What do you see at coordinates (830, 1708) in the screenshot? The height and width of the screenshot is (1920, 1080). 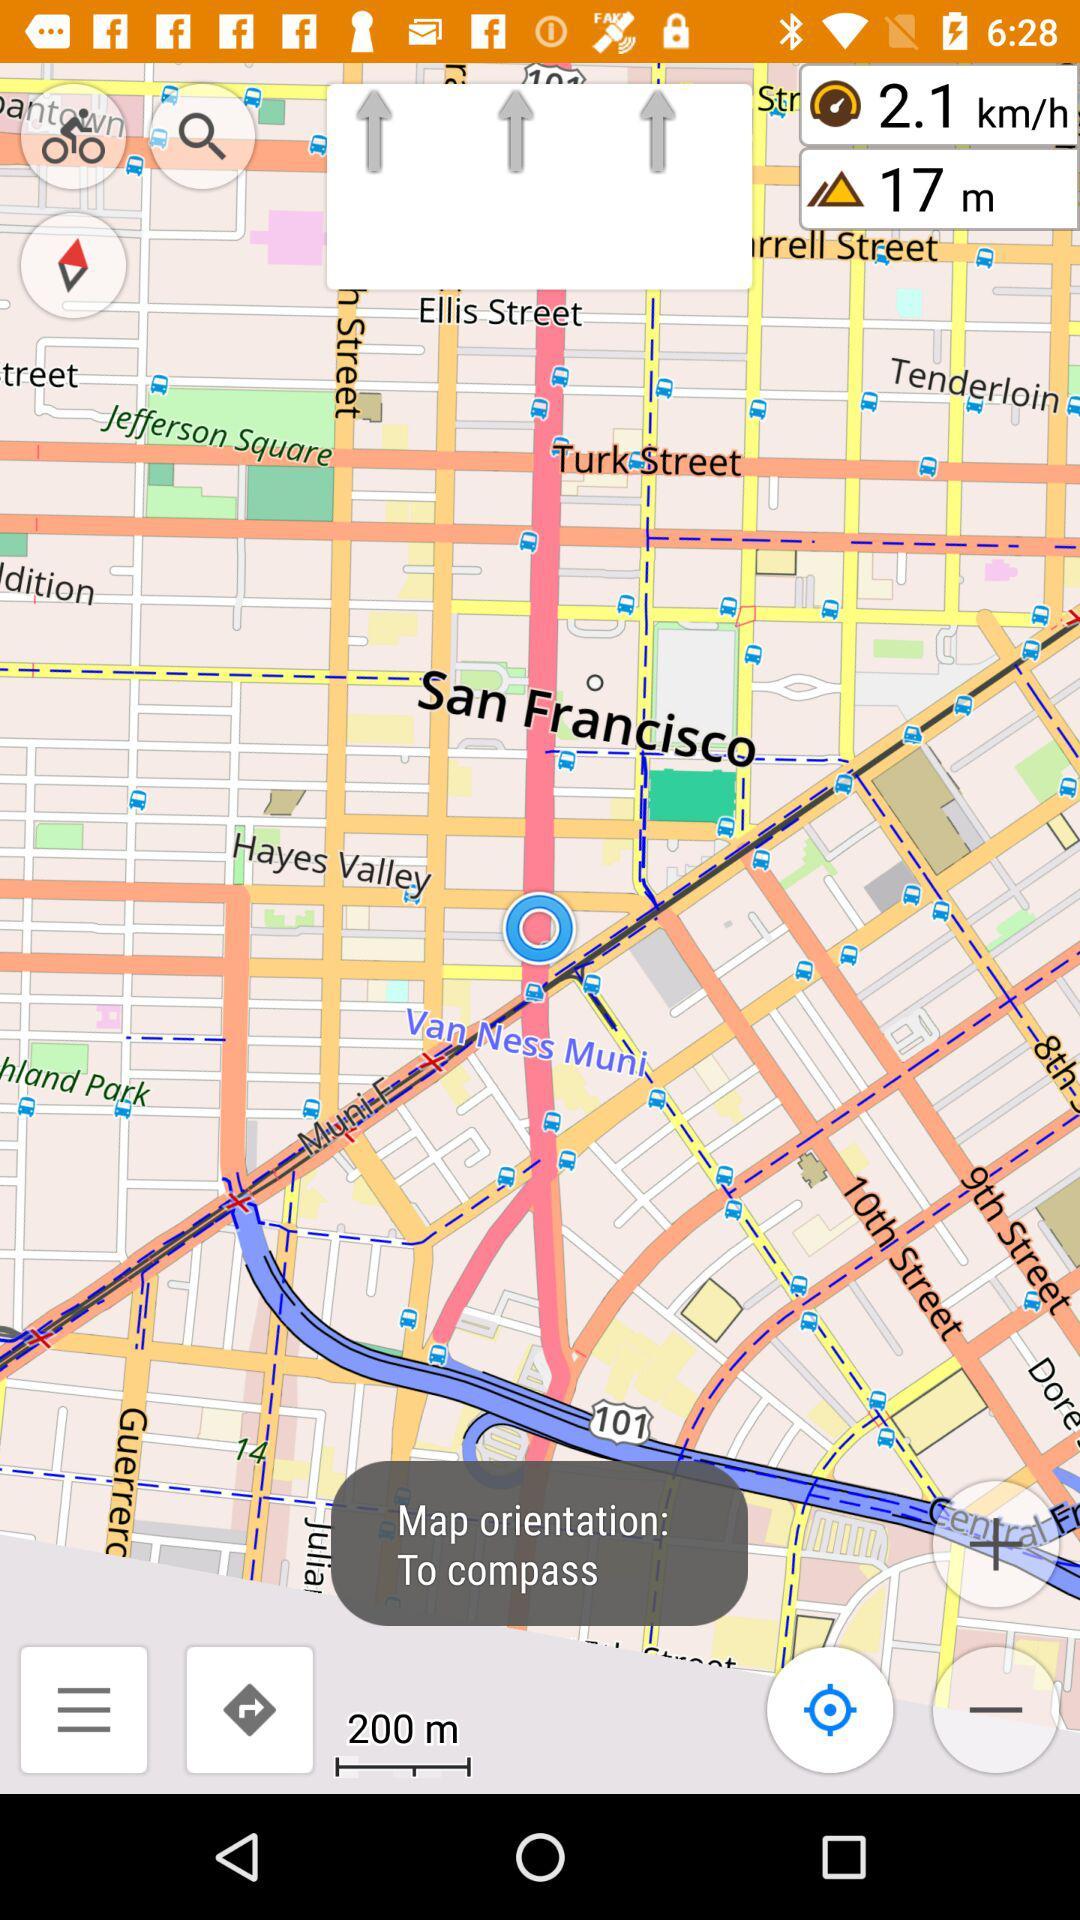 I see `the location_crosshair icon` at bounding box center [830, 1708].